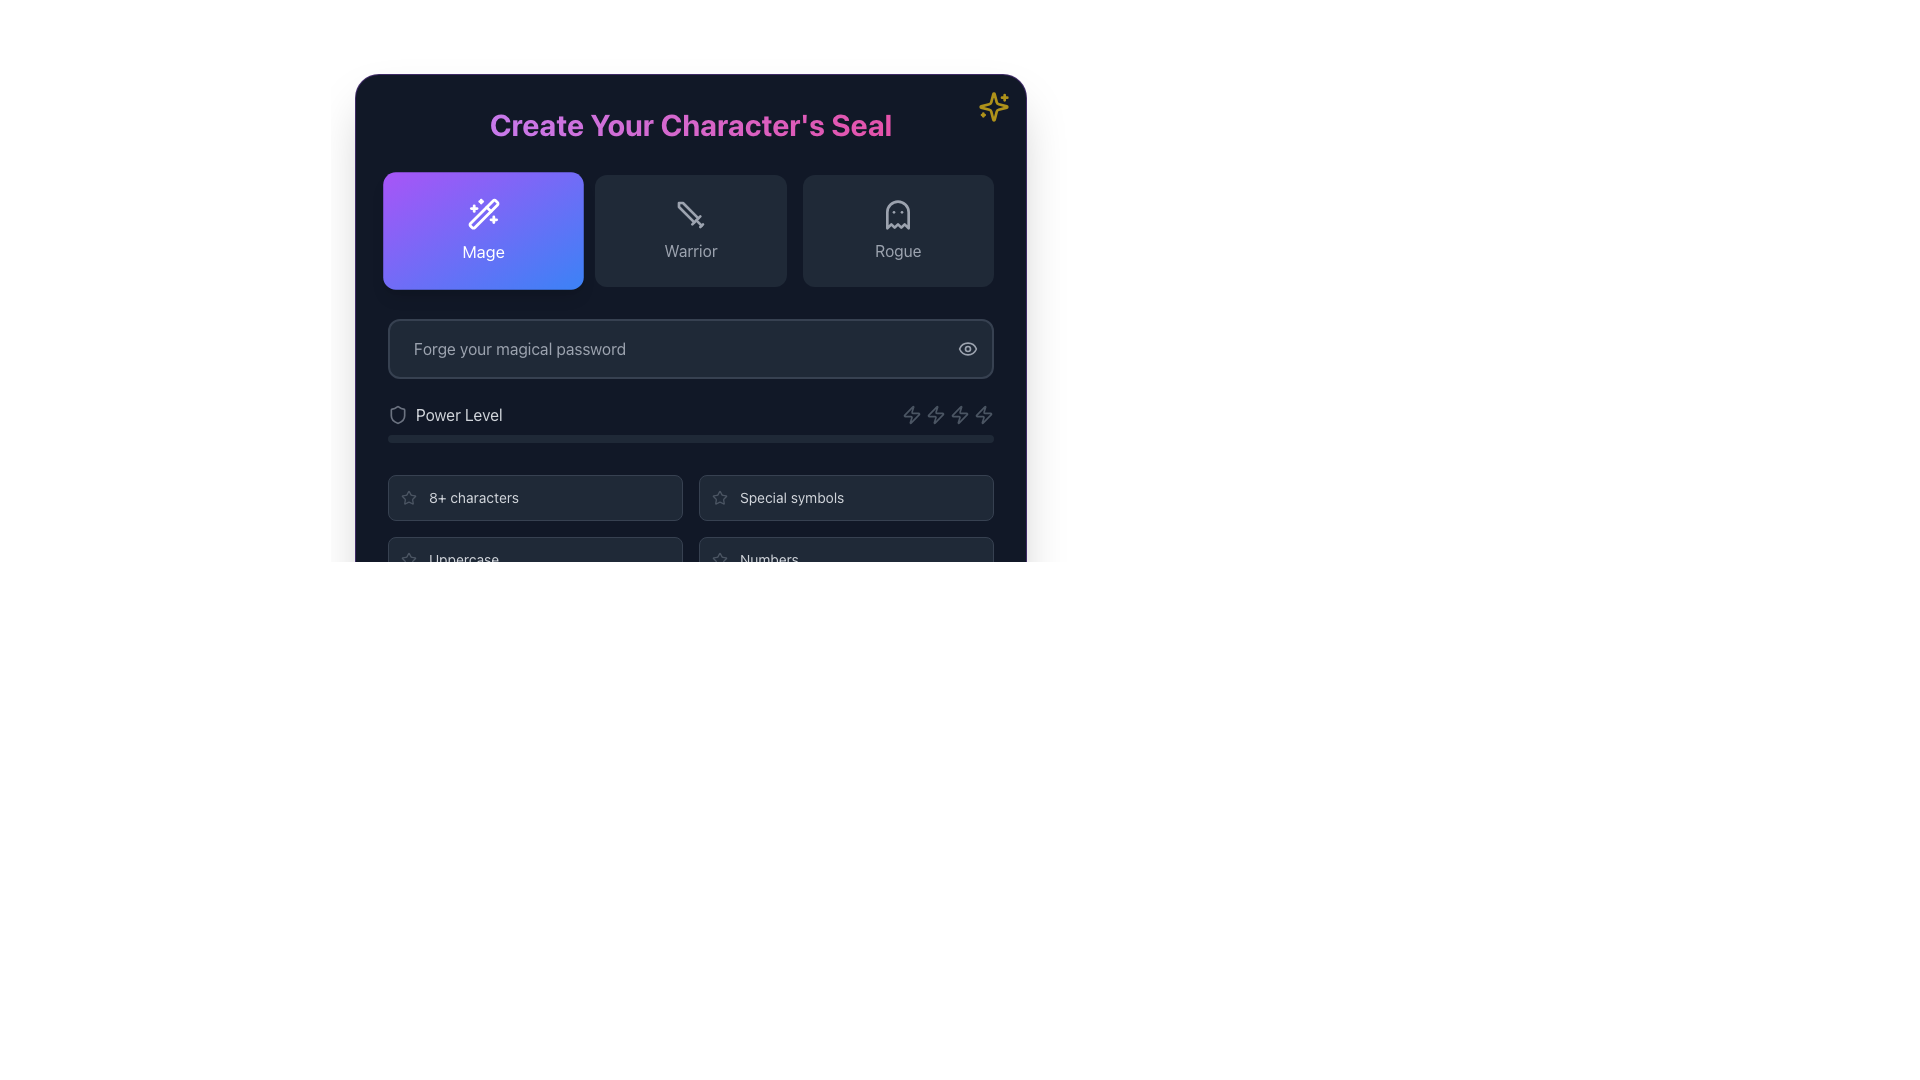  What do you see at coordinates (897, 215) in the screenshot?
I see `the 'Rogue' icon within the button` at bounding box center [897, 215].